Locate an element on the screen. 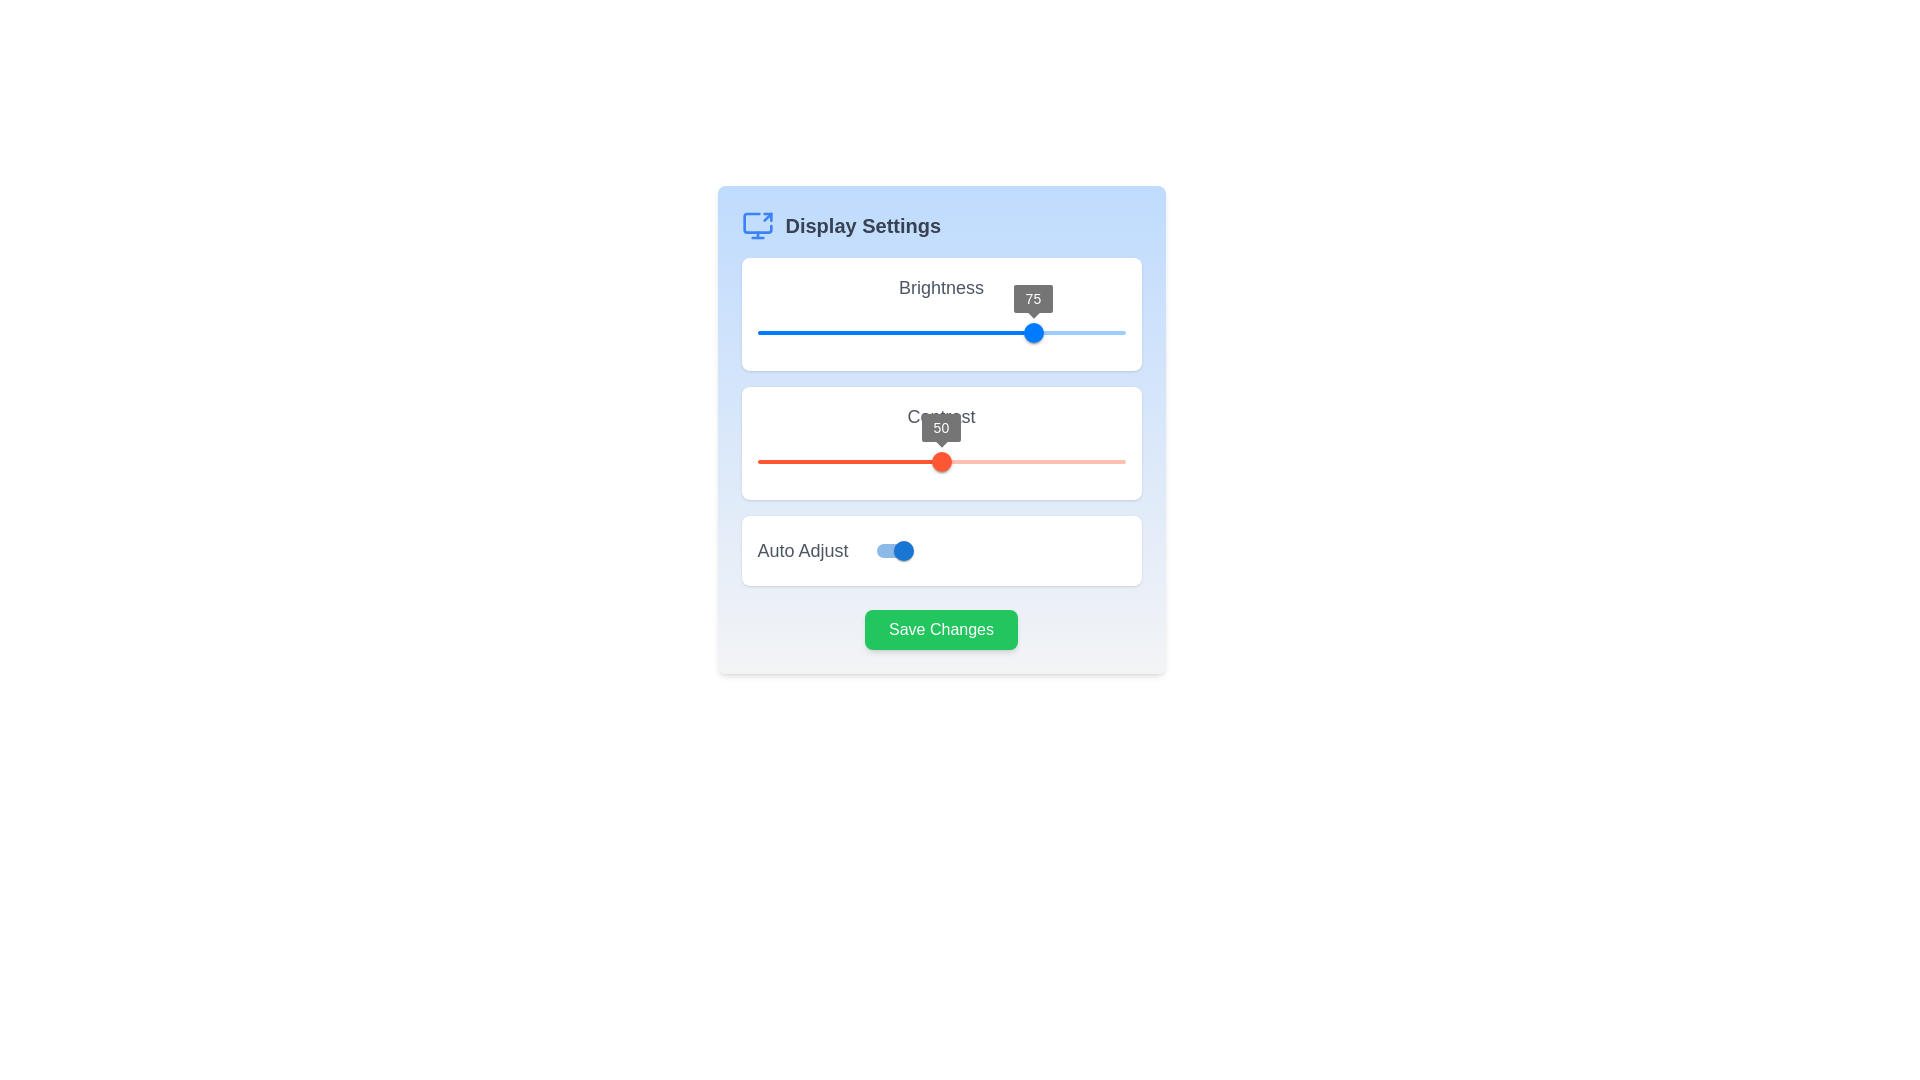 The height and width of the screenshot is (1080, 1920). the brightness level is located at coordinates (845, 331).